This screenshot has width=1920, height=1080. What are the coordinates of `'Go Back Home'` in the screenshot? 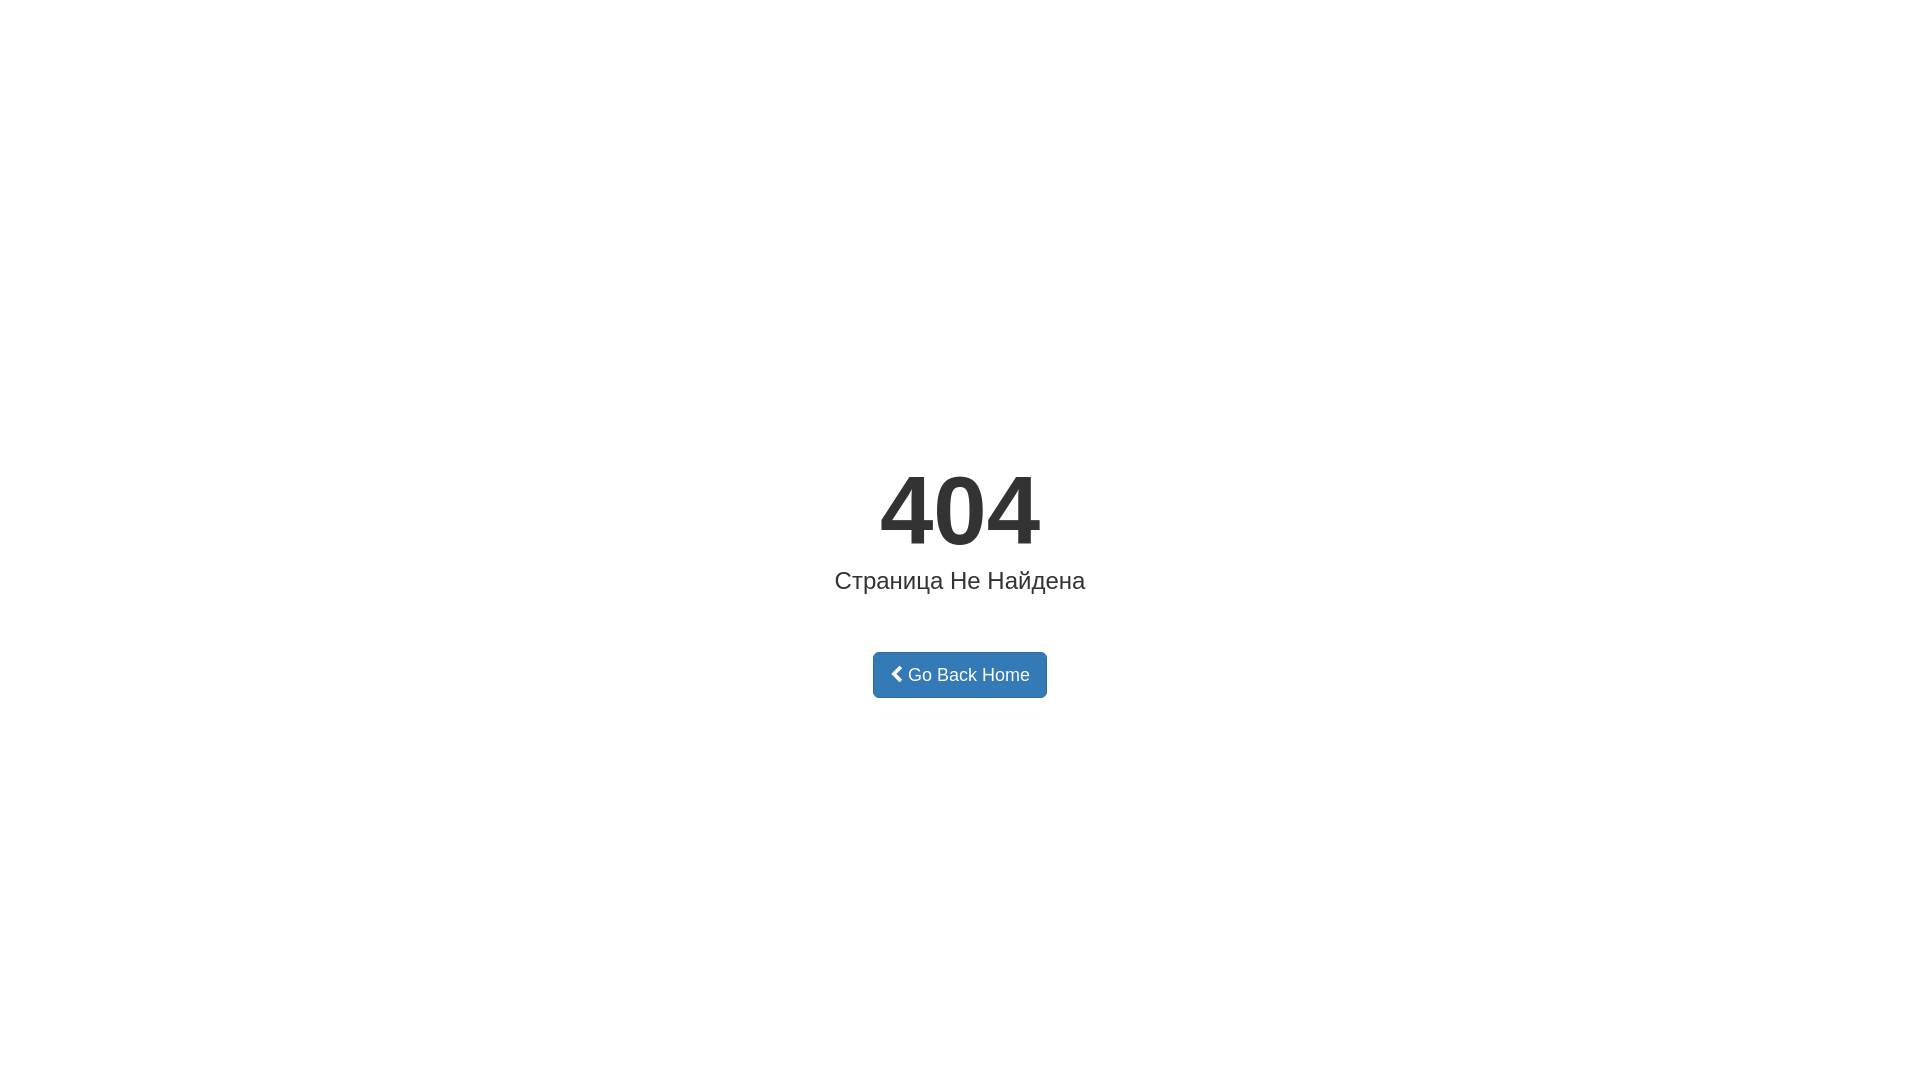 It's located at (960, 675).